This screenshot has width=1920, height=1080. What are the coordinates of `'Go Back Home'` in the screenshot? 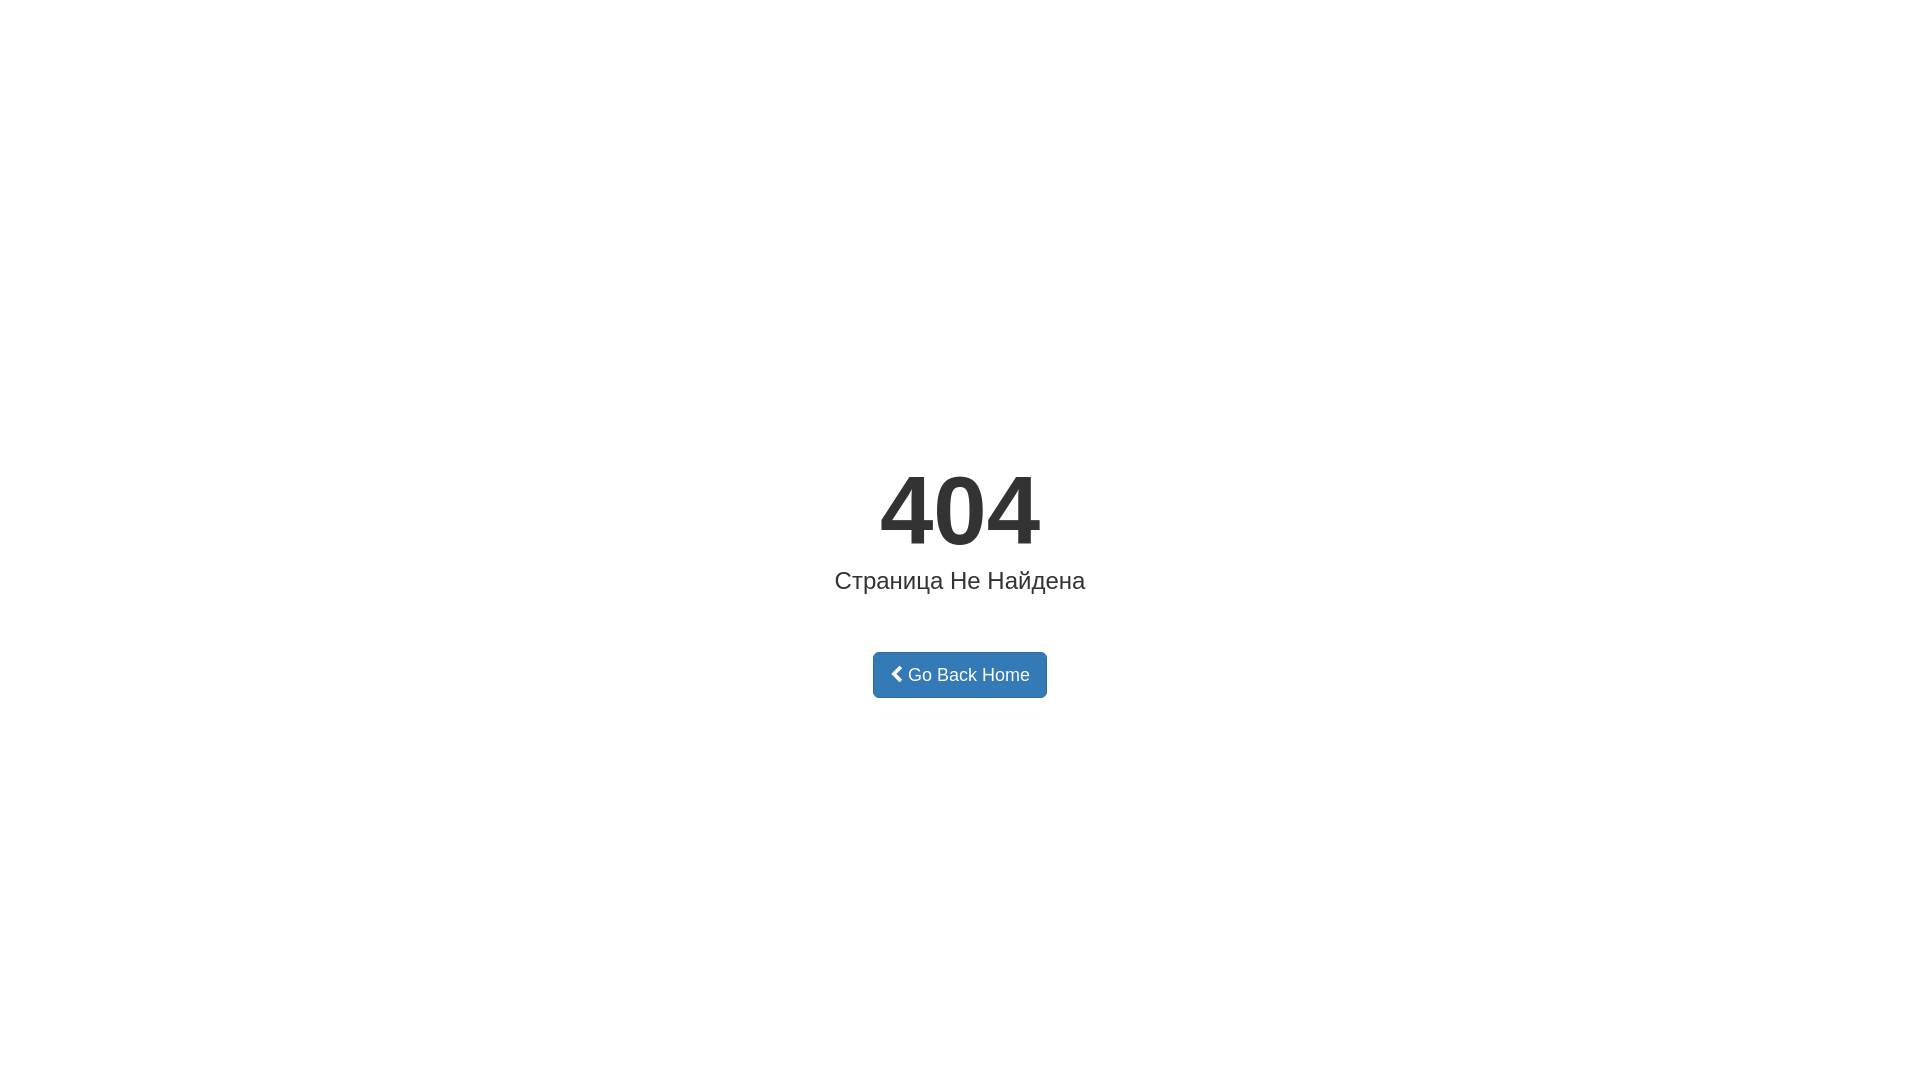 It's located at (960, 675).